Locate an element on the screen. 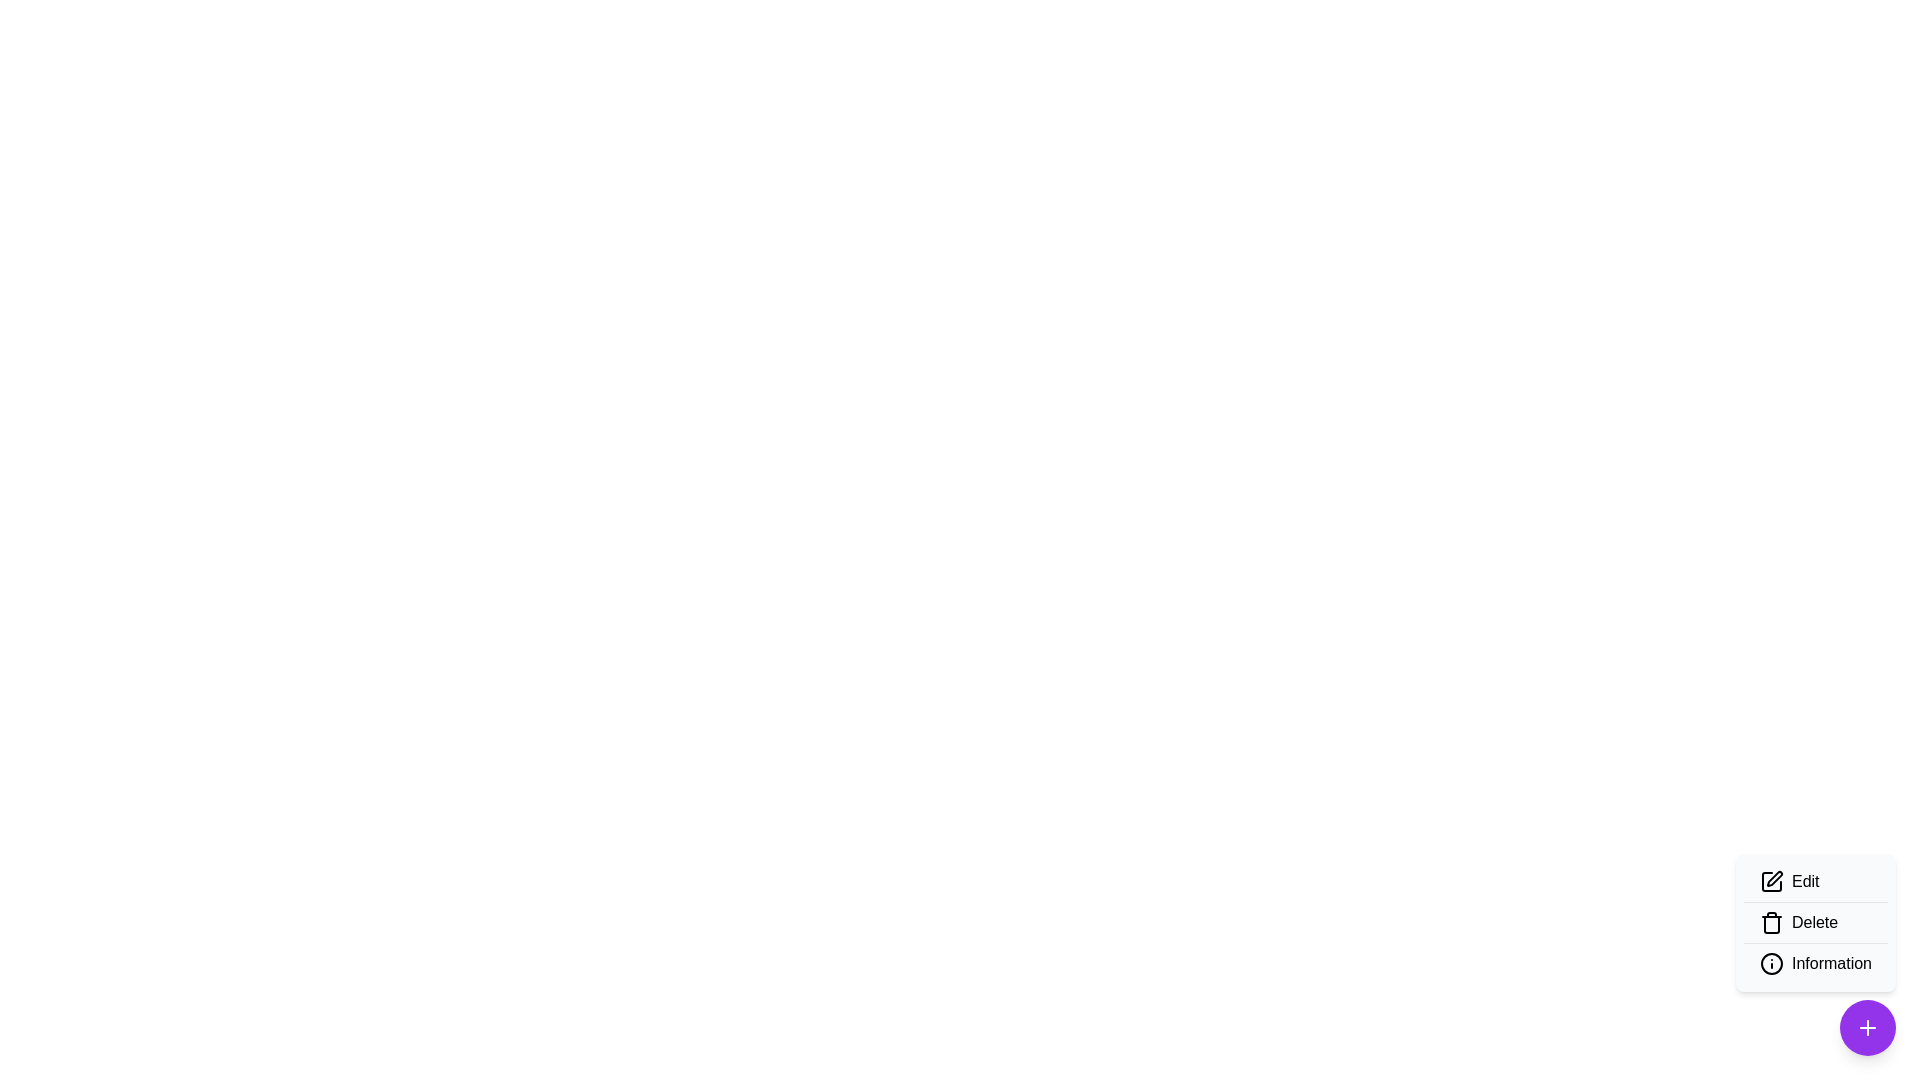  the left-most editing icon in the lower-right menu is located at coordinates (1771, 881).